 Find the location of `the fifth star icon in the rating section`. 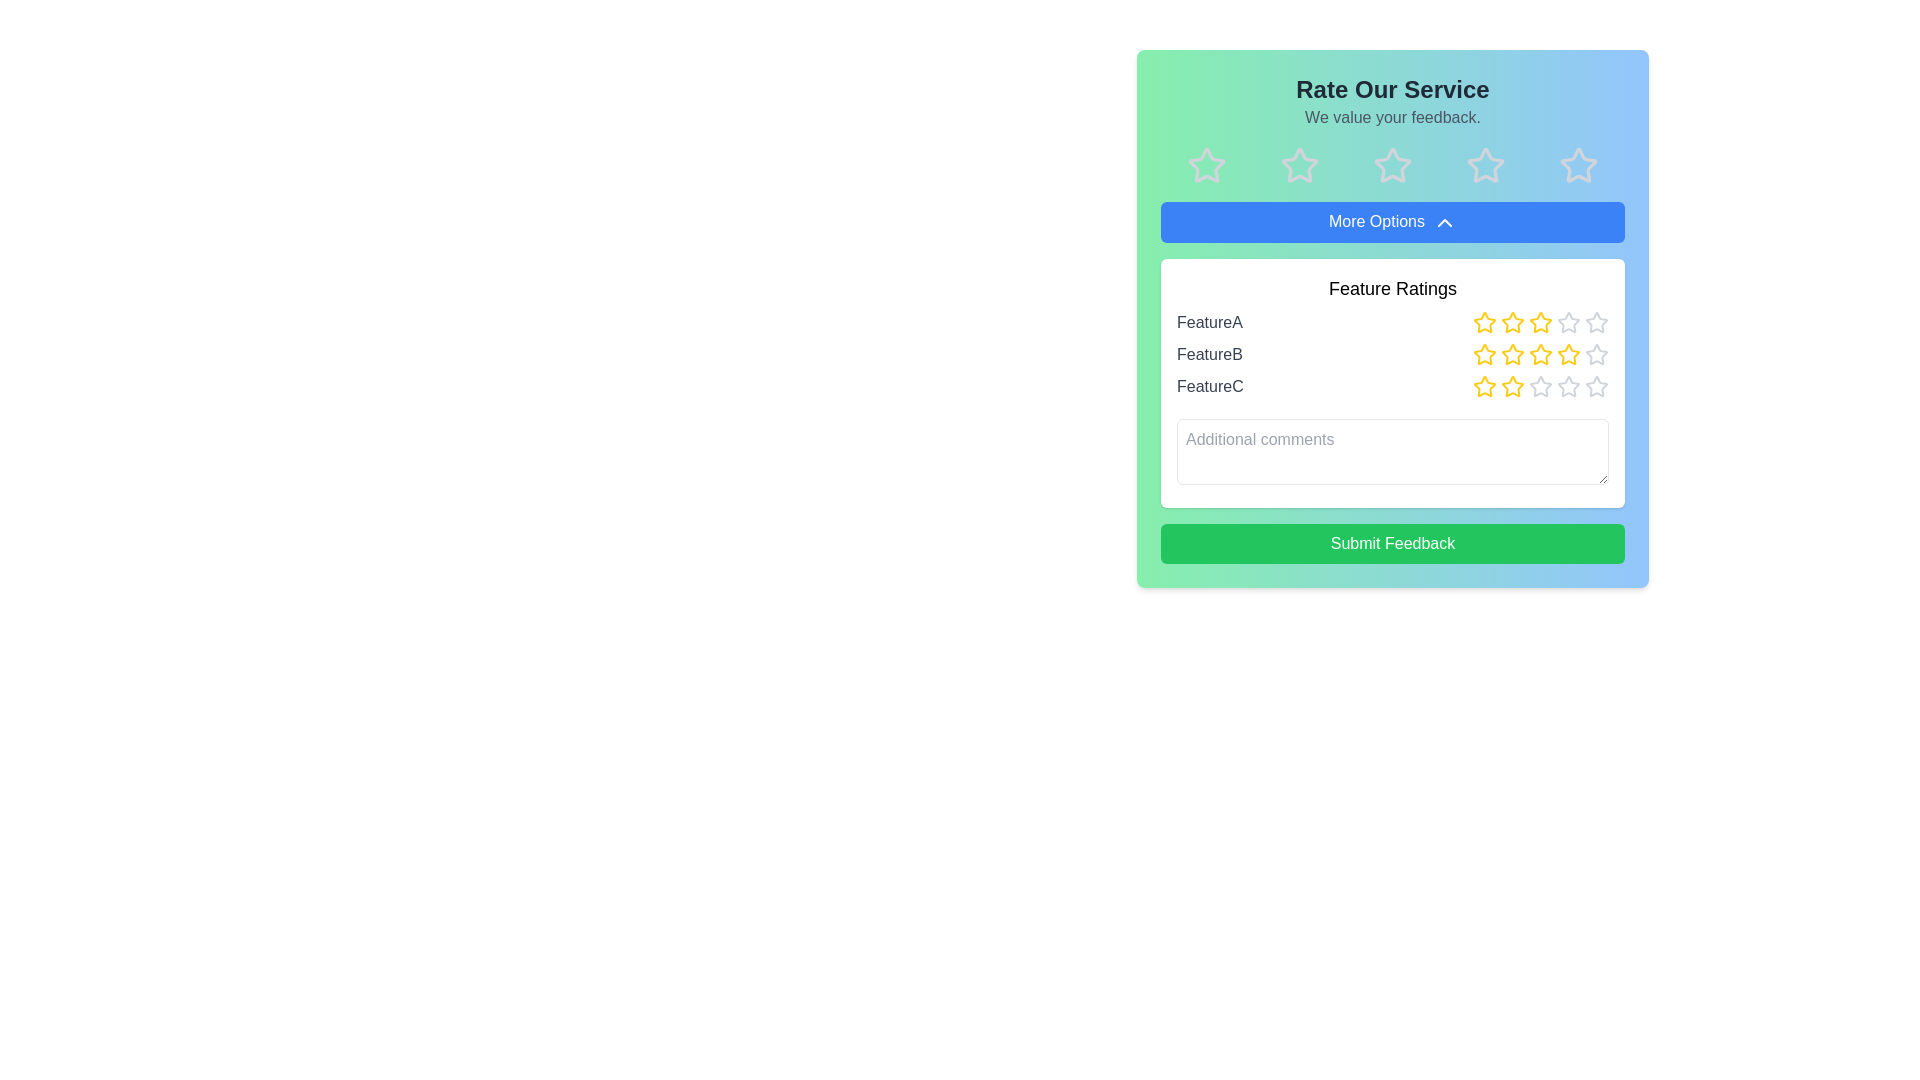

the fifth star icon in the rating section is located at coordinates (1577, 164).